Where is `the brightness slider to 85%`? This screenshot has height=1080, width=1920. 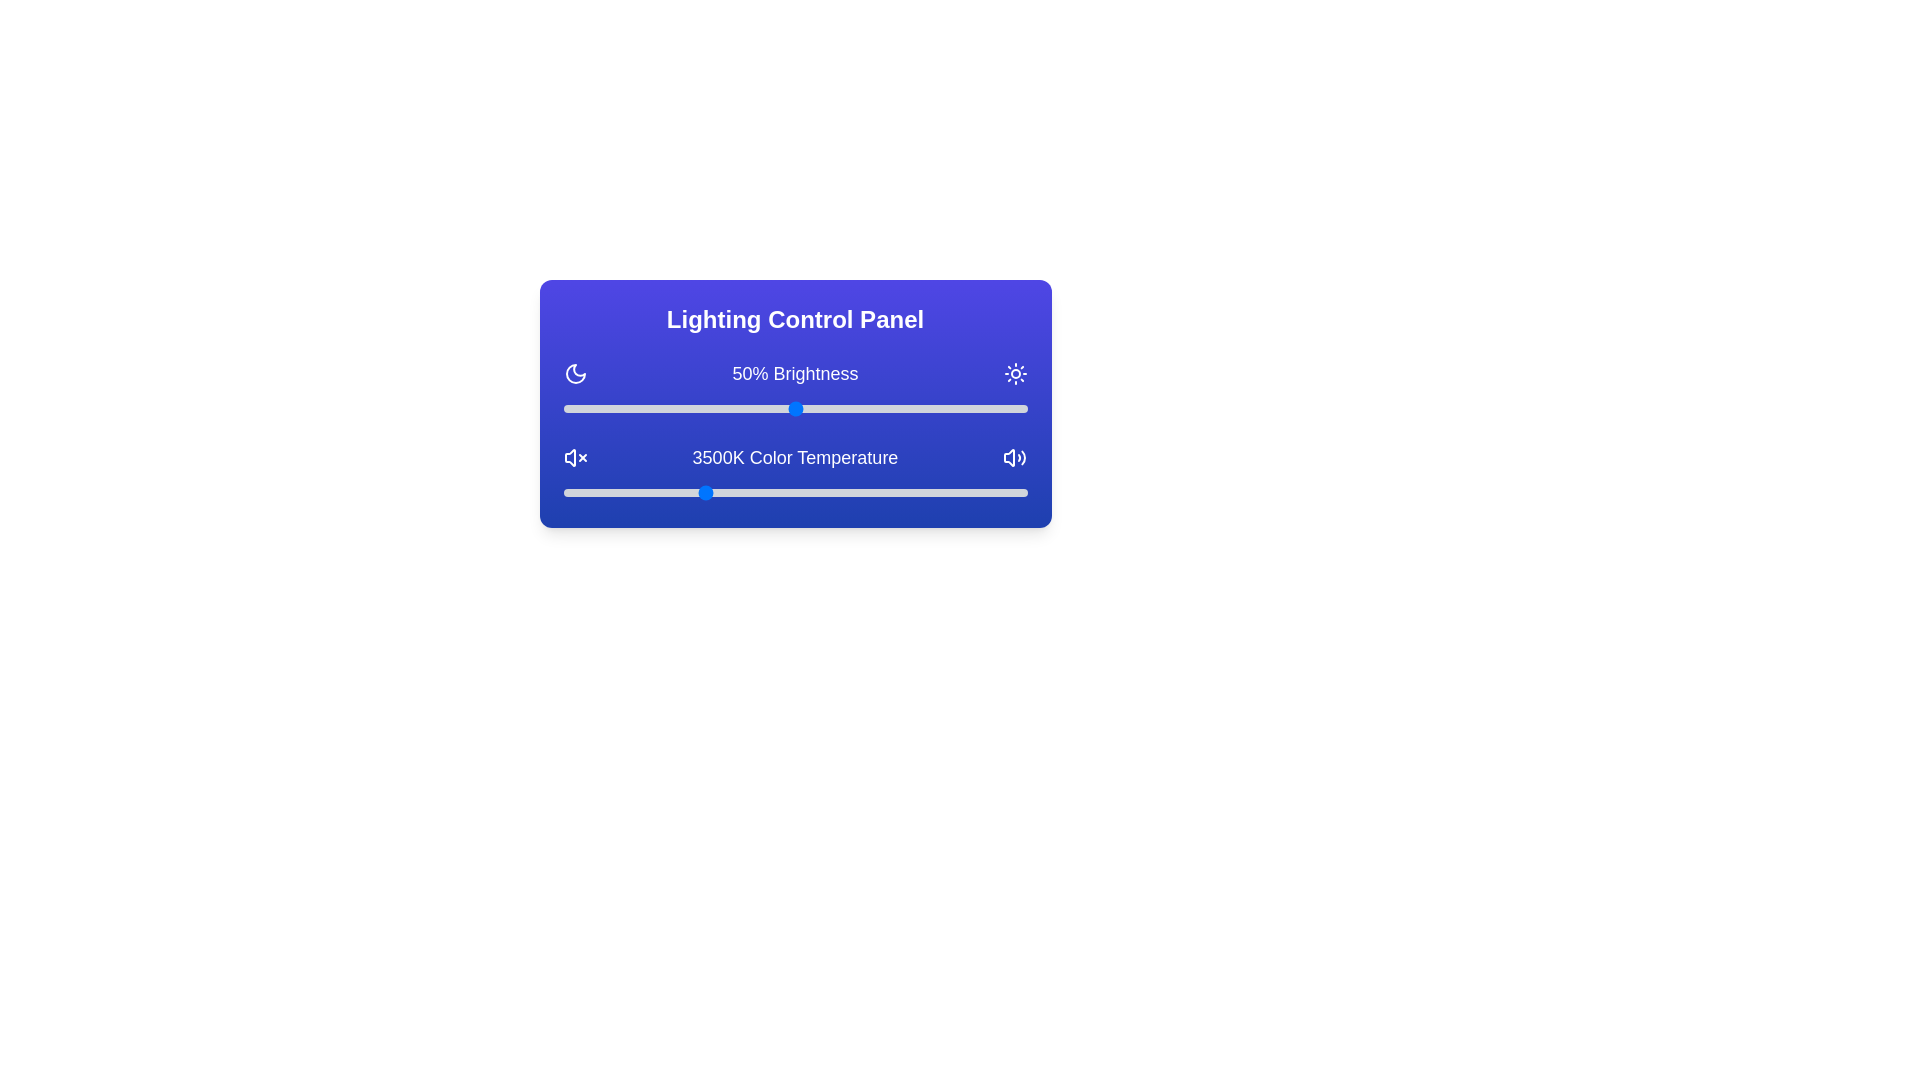 the brightness slider to 85% is located at coordinates (956, 407).